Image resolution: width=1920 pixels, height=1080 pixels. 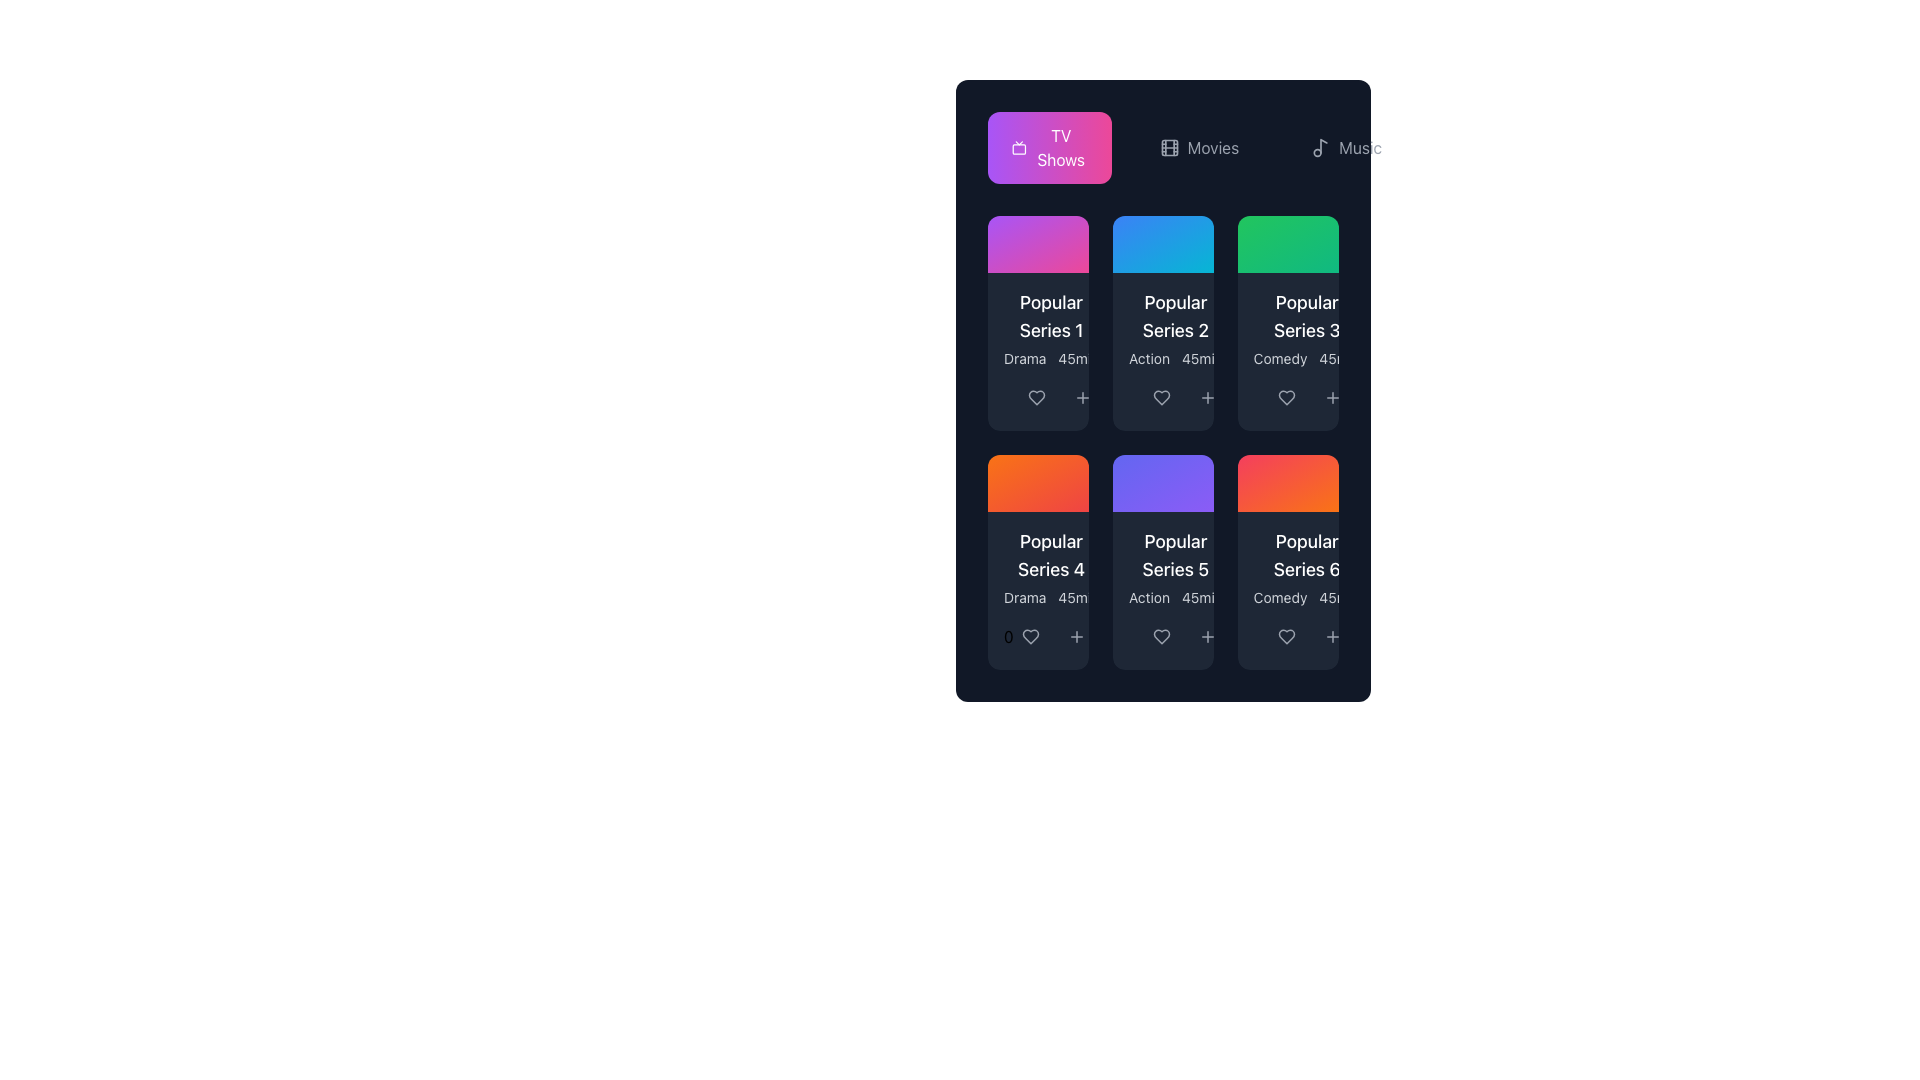 What do you see at coordinates (1199, 146) in the screenshot?
I see `the 'Movies' navigation button located in the center of the horizontal navigation menu at the top of the interface` at bounding box center [1199, 146].